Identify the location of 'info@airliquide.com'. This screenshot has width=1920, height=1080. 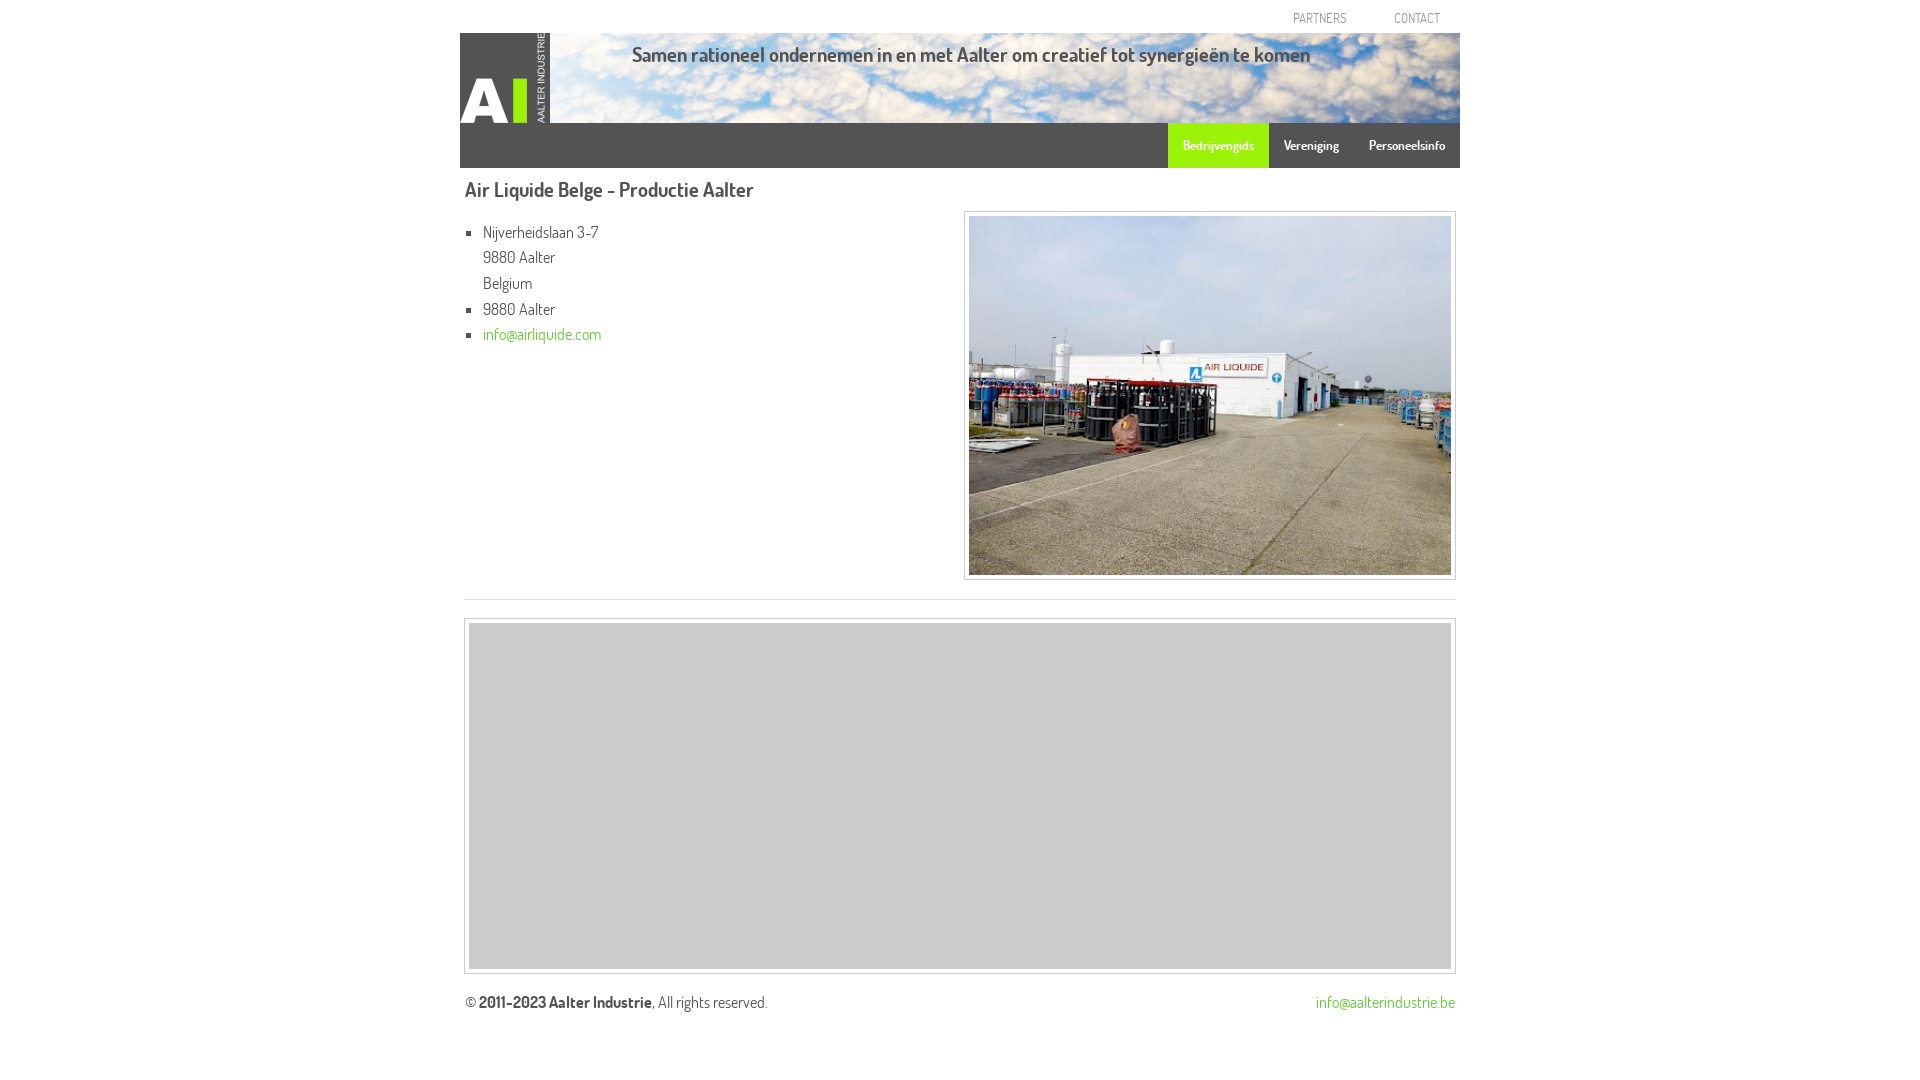
(542, 333).